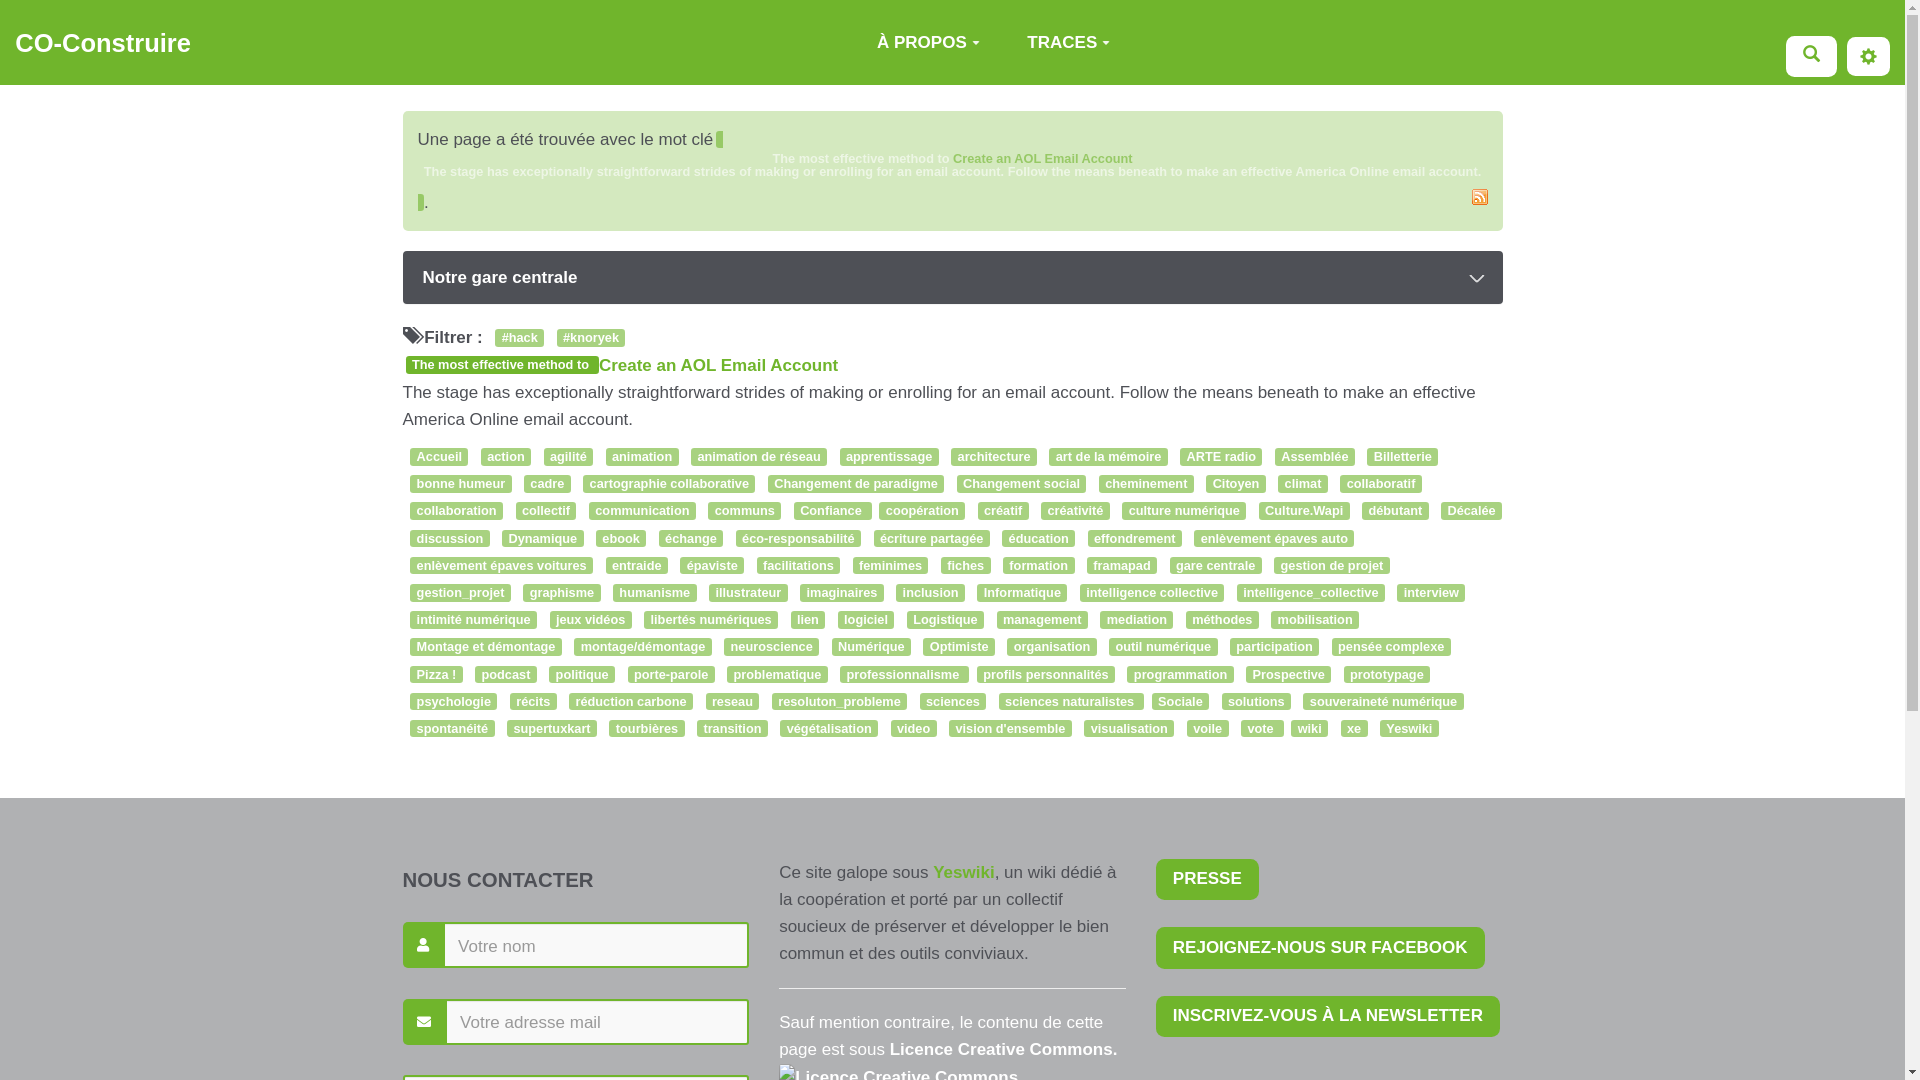 This screenshot has height=1080, width=1920. Describe the element at coordinates (1070, 701) in the screenshot. I see `'sciences naturalistes'` at that location.